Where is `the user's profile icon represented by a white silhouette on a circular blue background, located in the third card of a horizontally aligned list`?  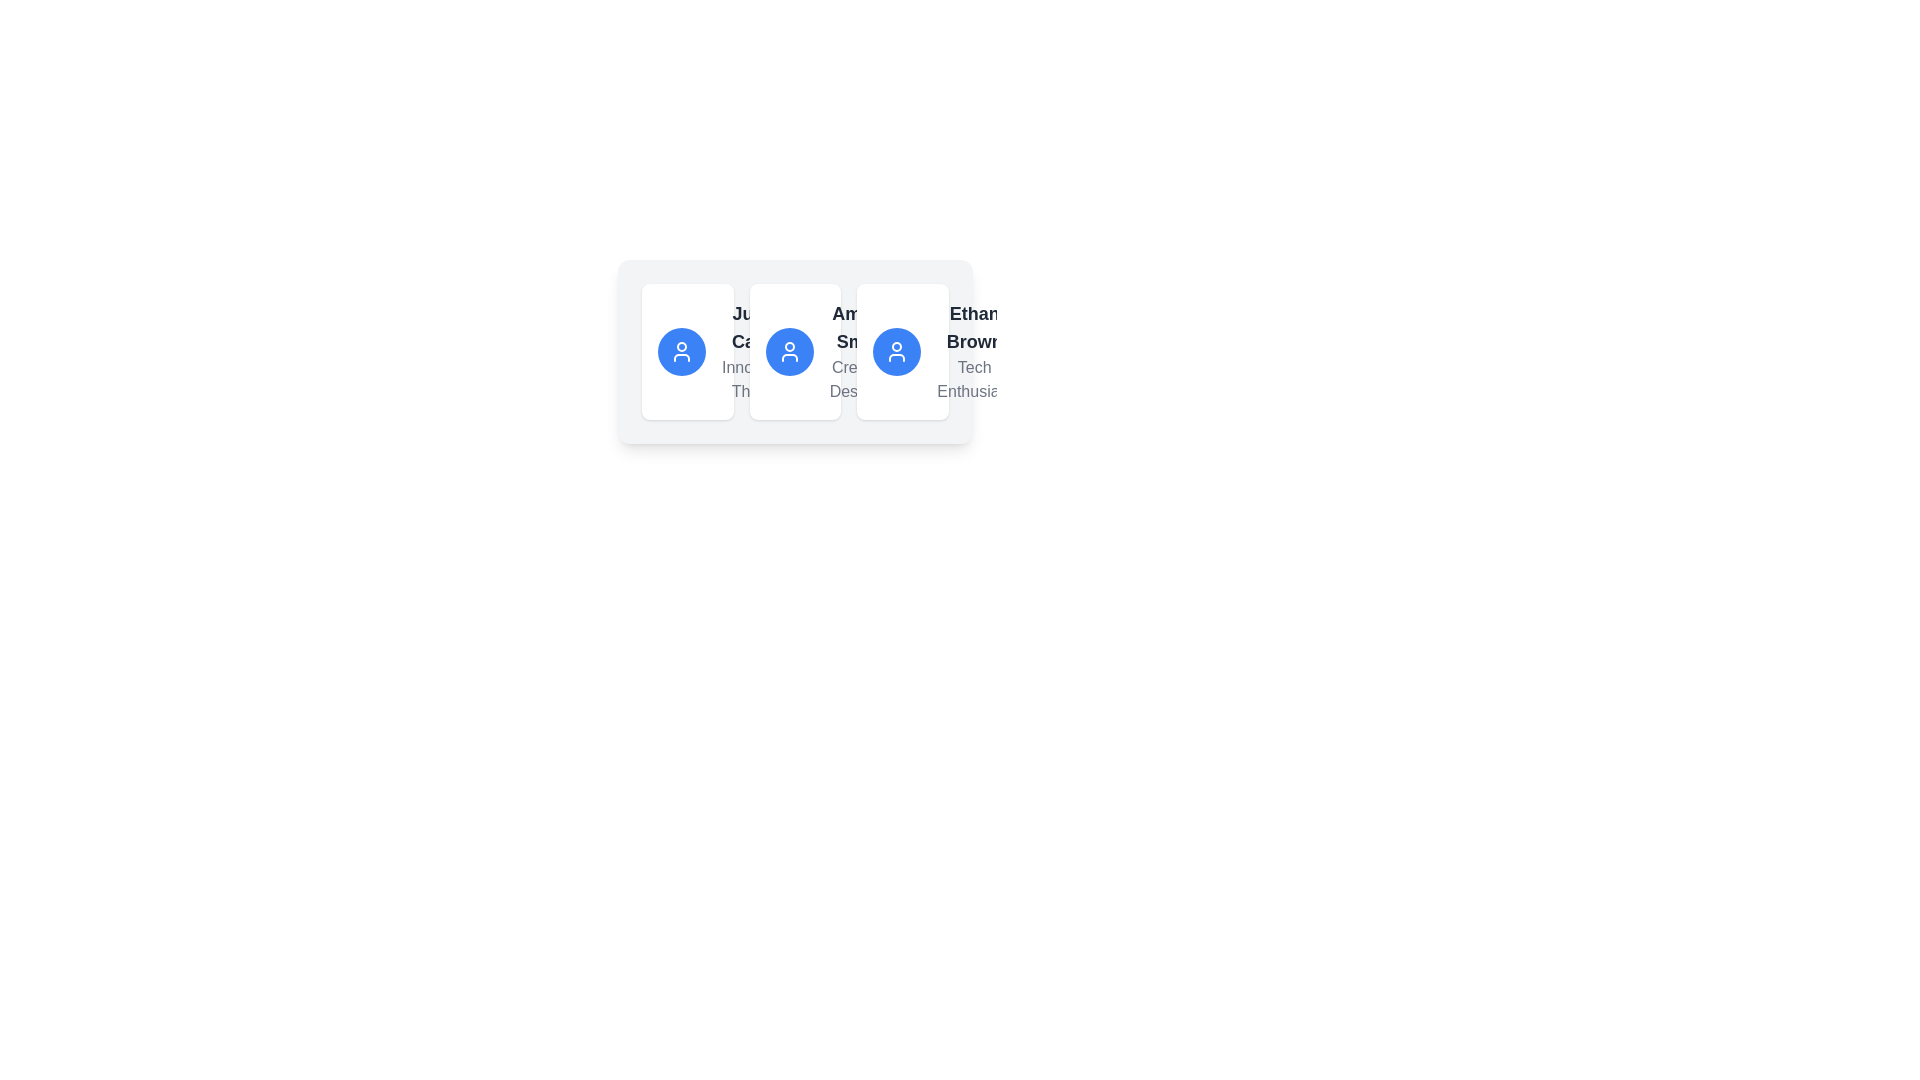
the user's profile icon represented by a white silhouette on a circular blue background, located in the third card of a horizontally aligned list is located at coordinates (896, 350).